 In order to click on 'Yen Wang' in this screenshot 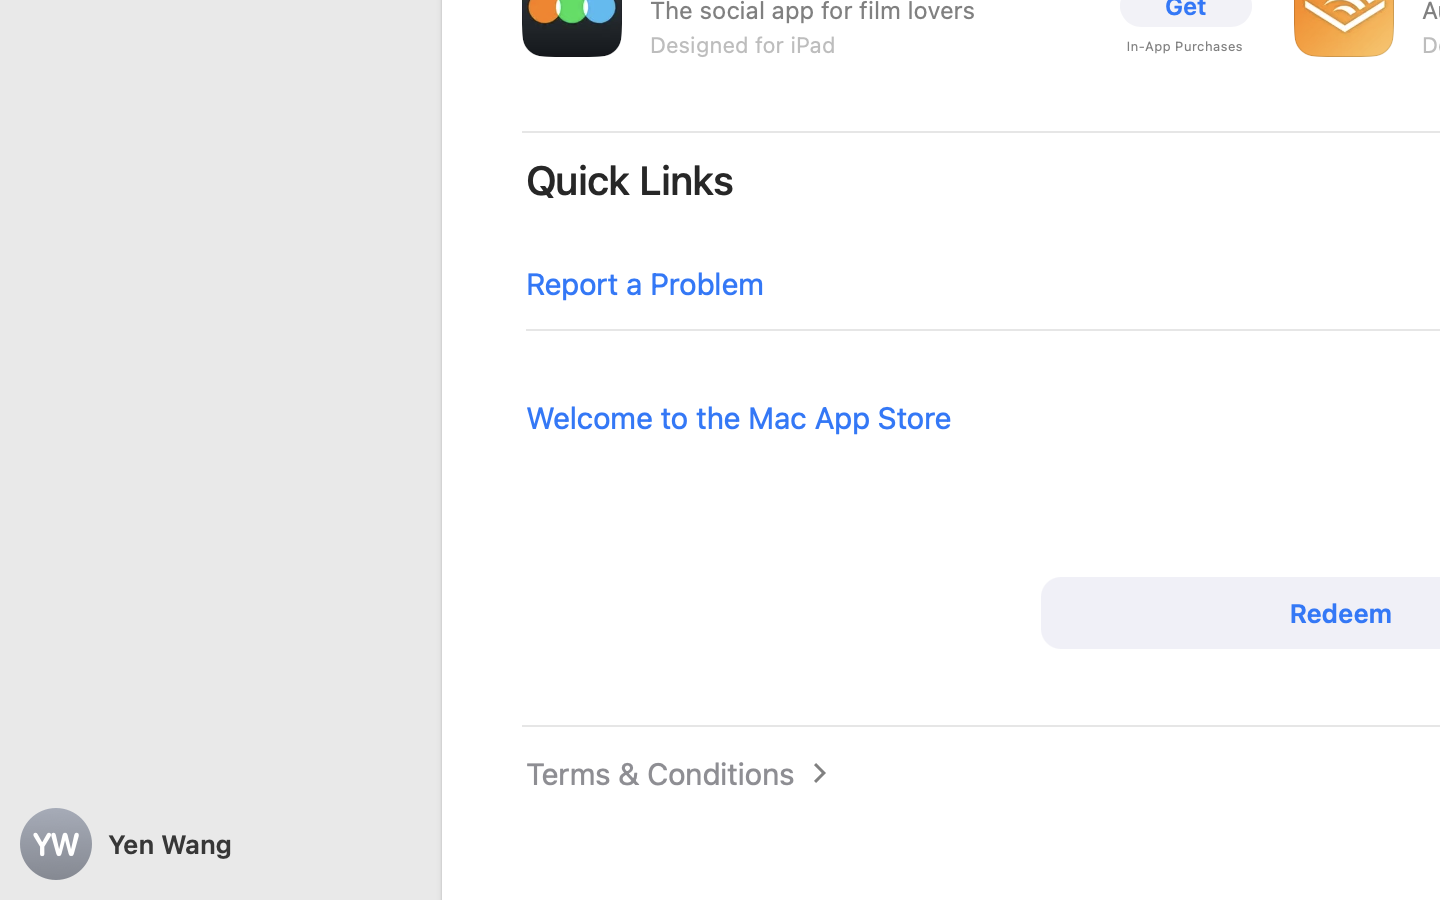, I will do `click(220, 844)`.